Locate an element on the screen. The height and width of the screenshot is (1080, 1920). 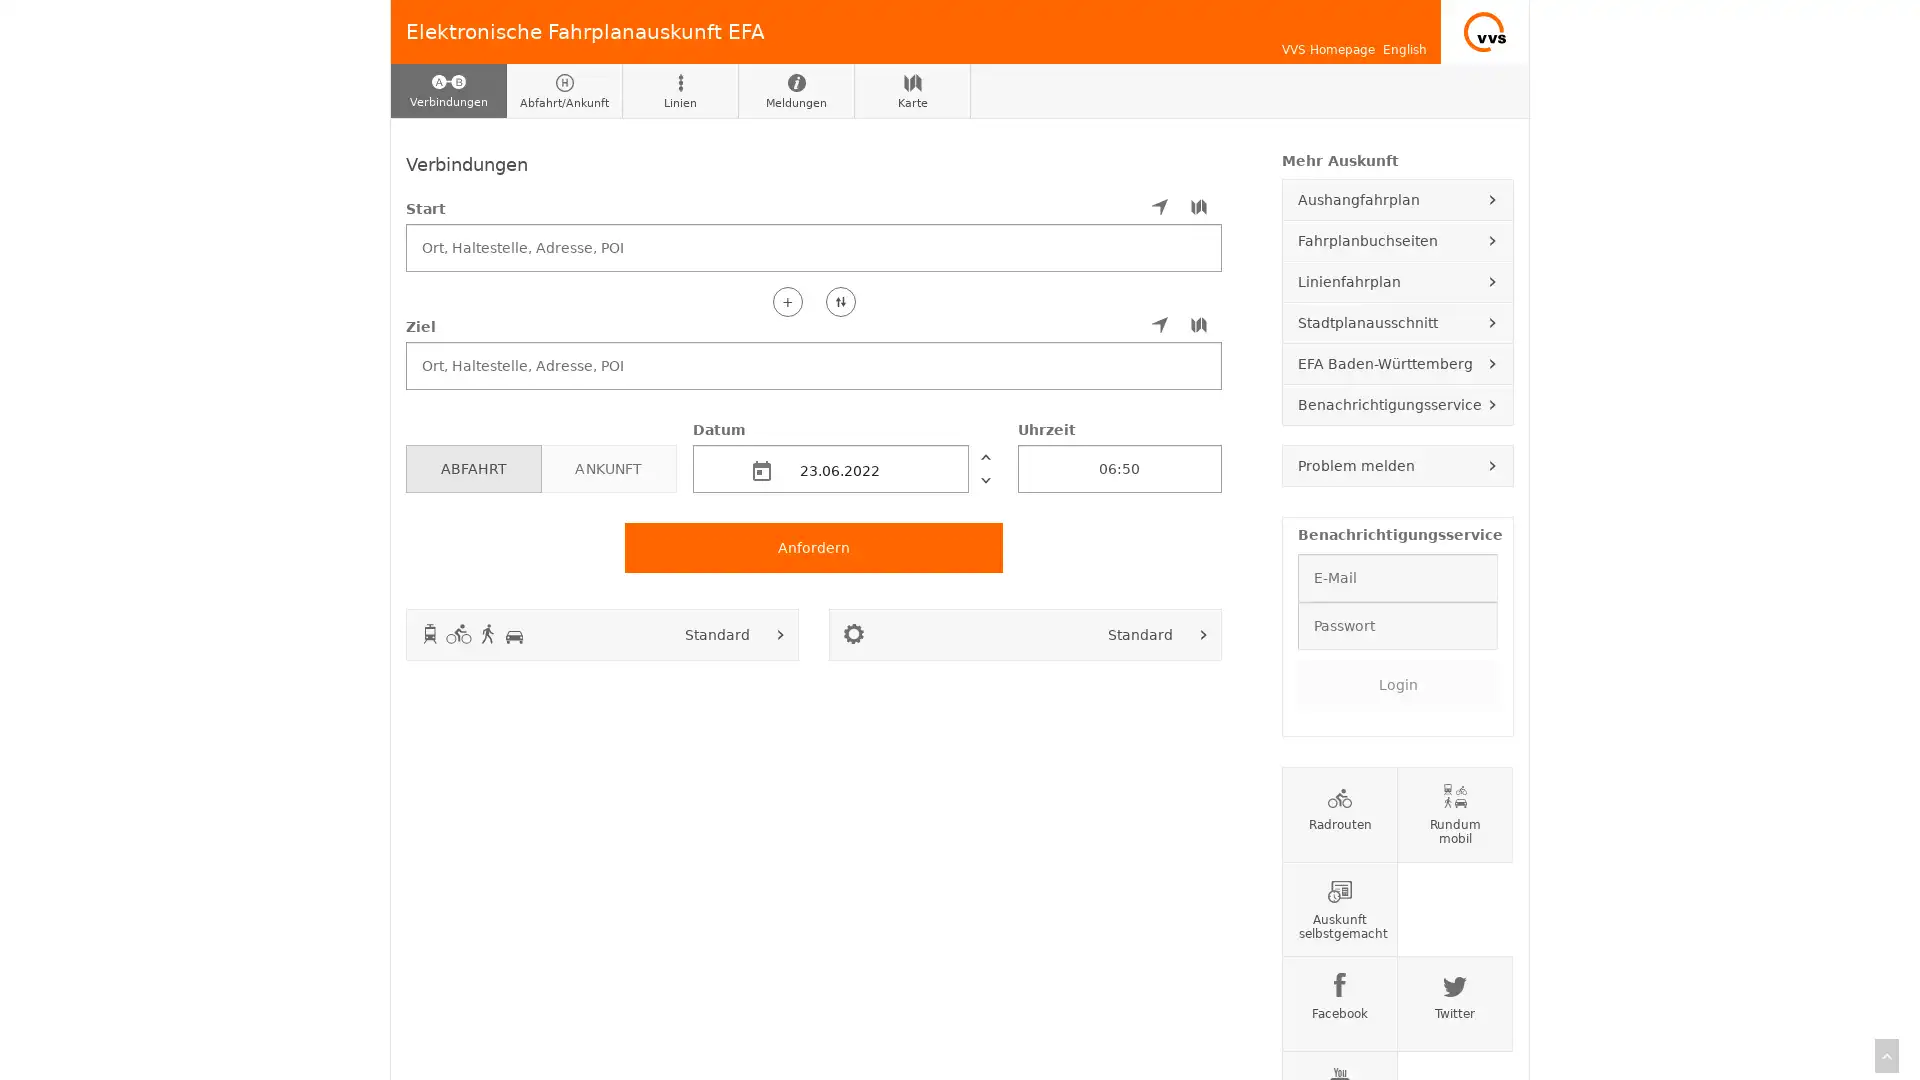
Datum 23.06.2022 vorher nachher is located at coordinates (846, 455).